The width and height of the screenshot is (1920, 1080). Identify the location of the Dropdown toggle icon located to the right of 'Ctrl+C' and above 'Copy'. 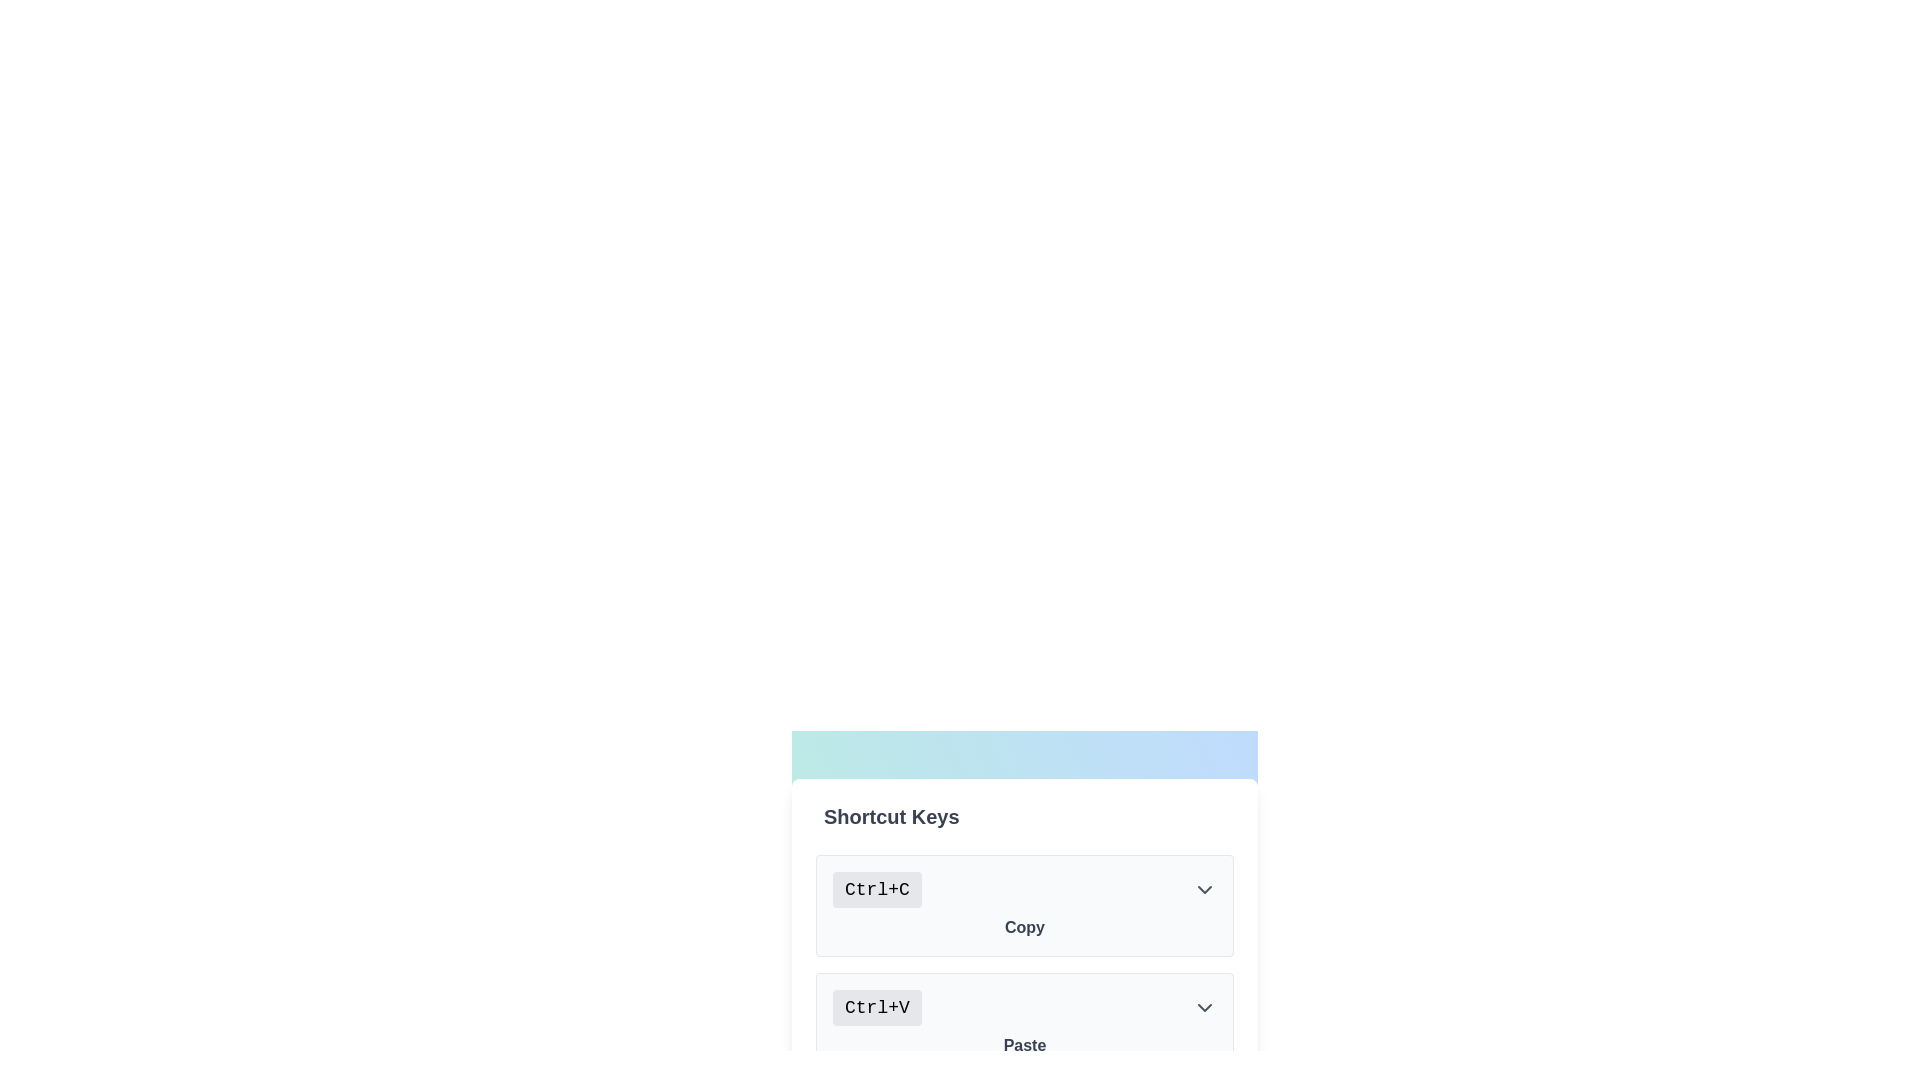
(1203, 889).